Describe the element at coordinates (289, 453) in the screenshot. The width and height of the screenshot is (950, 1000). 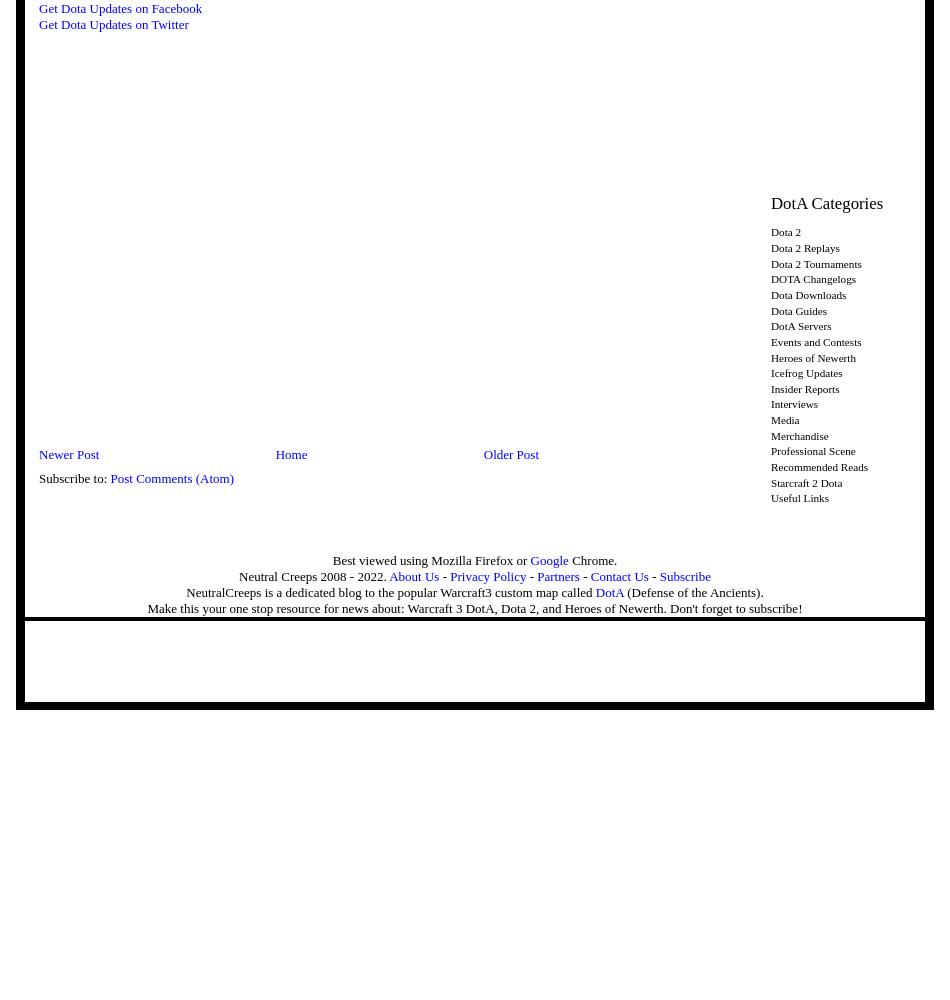
I see `'Home'` at that location.